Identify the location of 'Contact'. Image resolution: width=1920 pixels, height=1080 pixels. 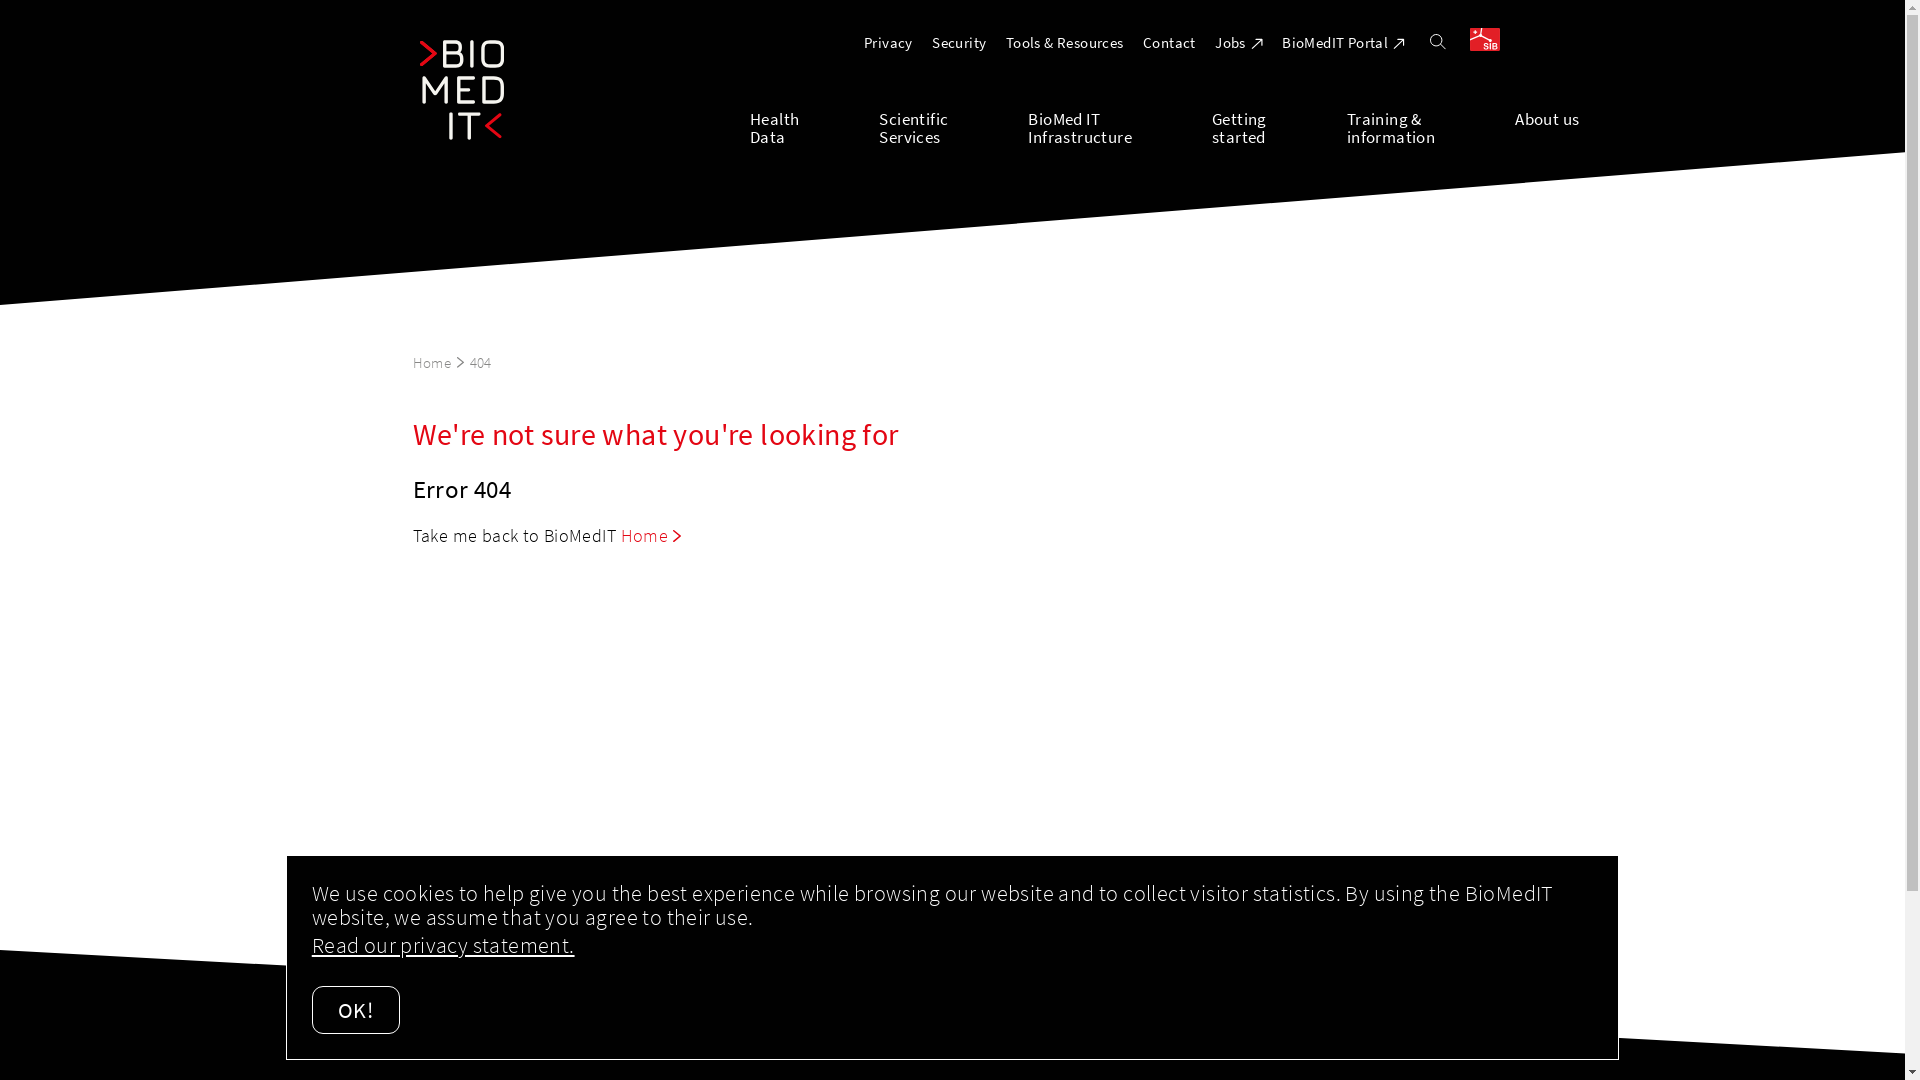
(1169, 42).